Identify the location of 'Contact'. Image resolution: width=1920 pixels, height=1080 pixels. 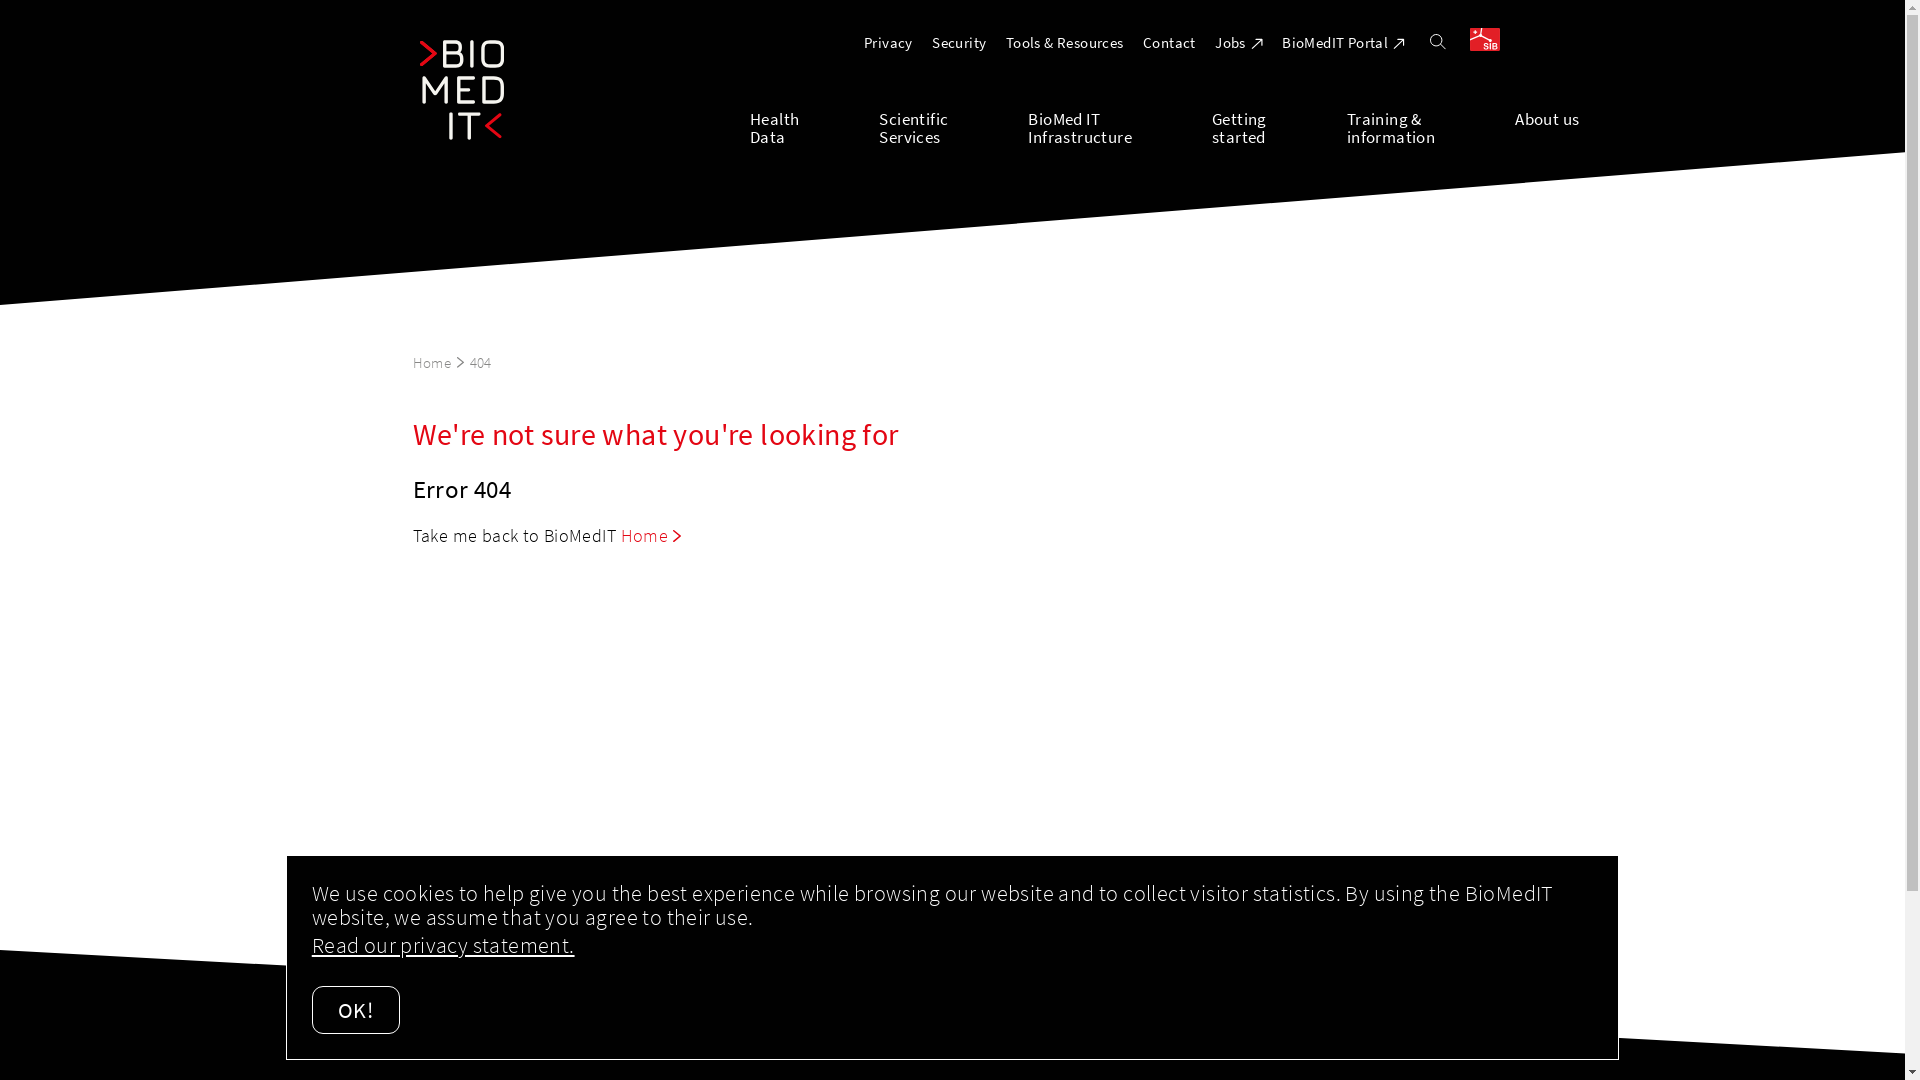
(1169, 42).